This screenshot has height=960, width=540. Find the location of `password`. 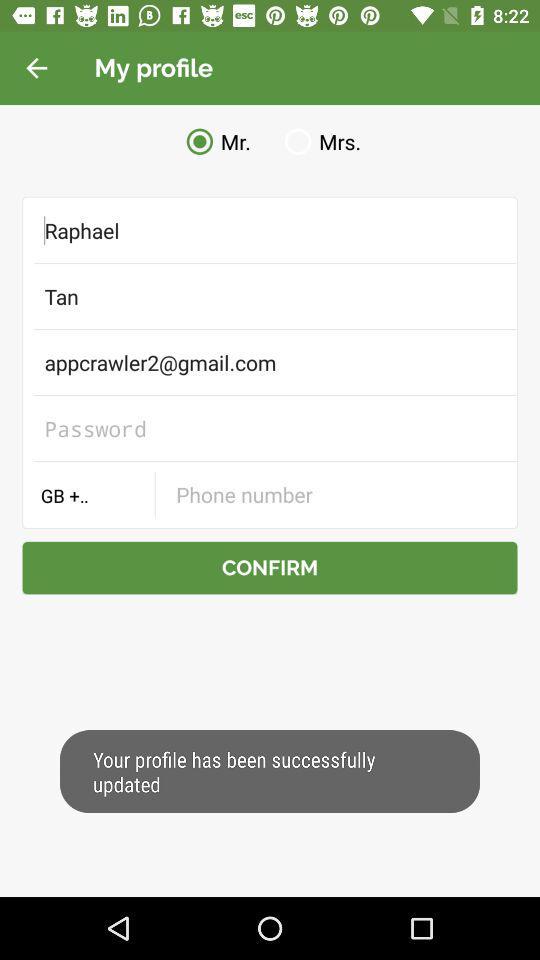

password is located at coordinates (270, 428).